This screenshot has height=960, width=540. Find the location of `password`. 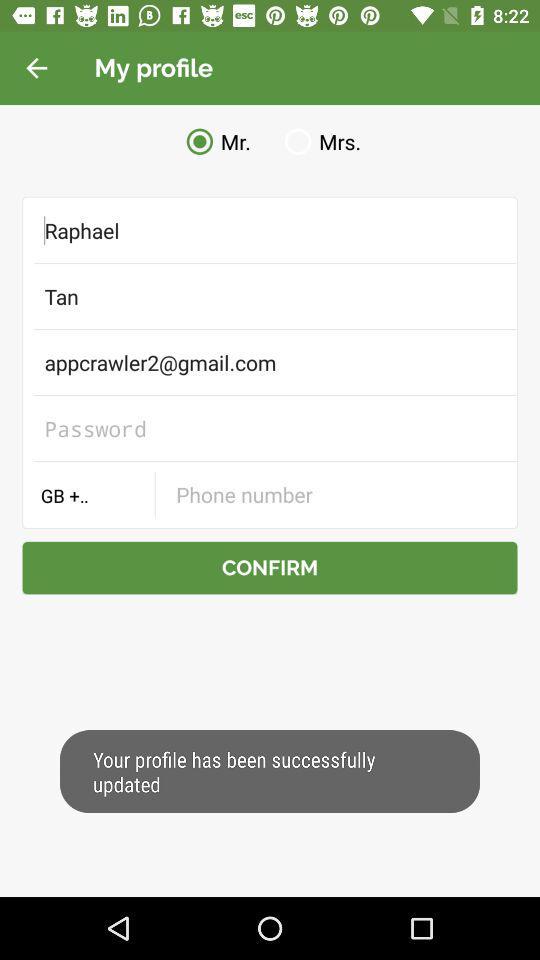

password is located at coordinates (270, 428).